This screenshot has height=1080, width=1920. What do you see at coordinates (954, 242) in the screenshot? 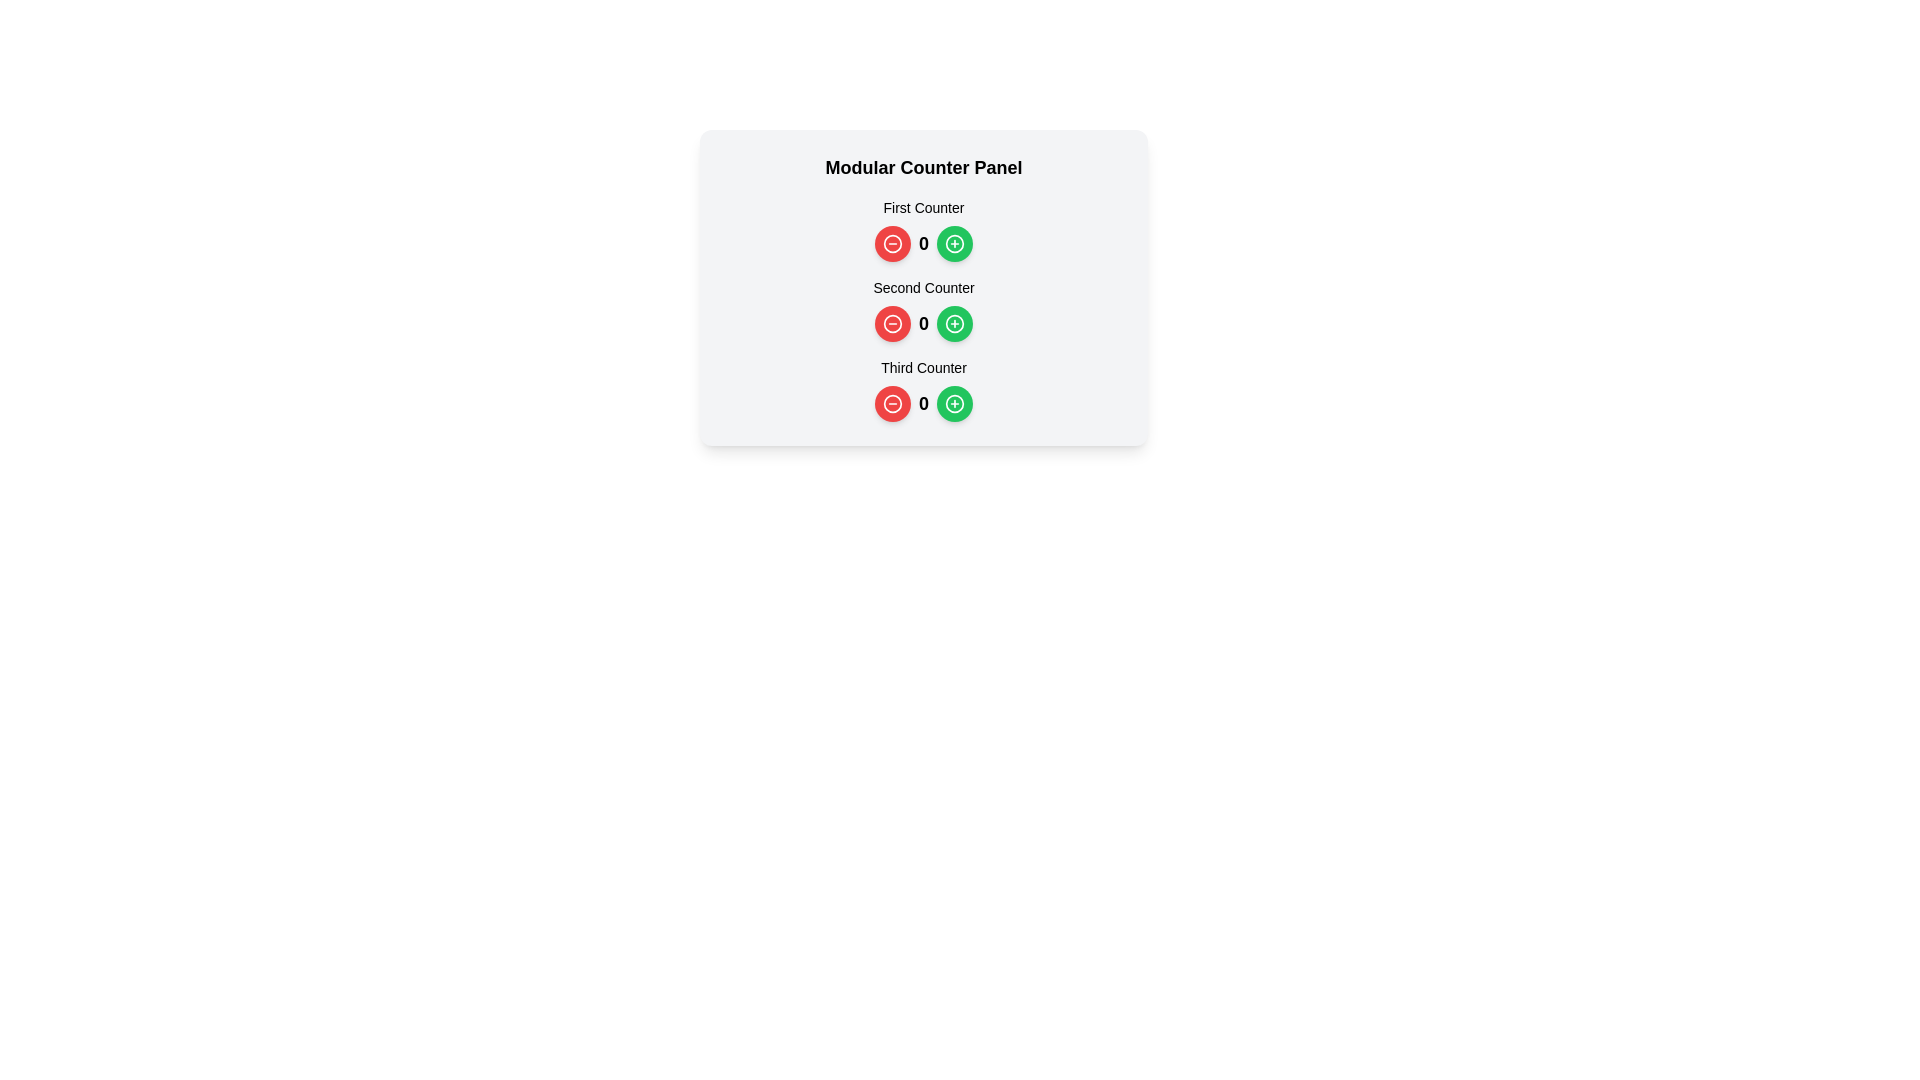
I see `the circular green button with a plus sign in the center, located in the 'First Counter' row` at bounding box center [954, 242].